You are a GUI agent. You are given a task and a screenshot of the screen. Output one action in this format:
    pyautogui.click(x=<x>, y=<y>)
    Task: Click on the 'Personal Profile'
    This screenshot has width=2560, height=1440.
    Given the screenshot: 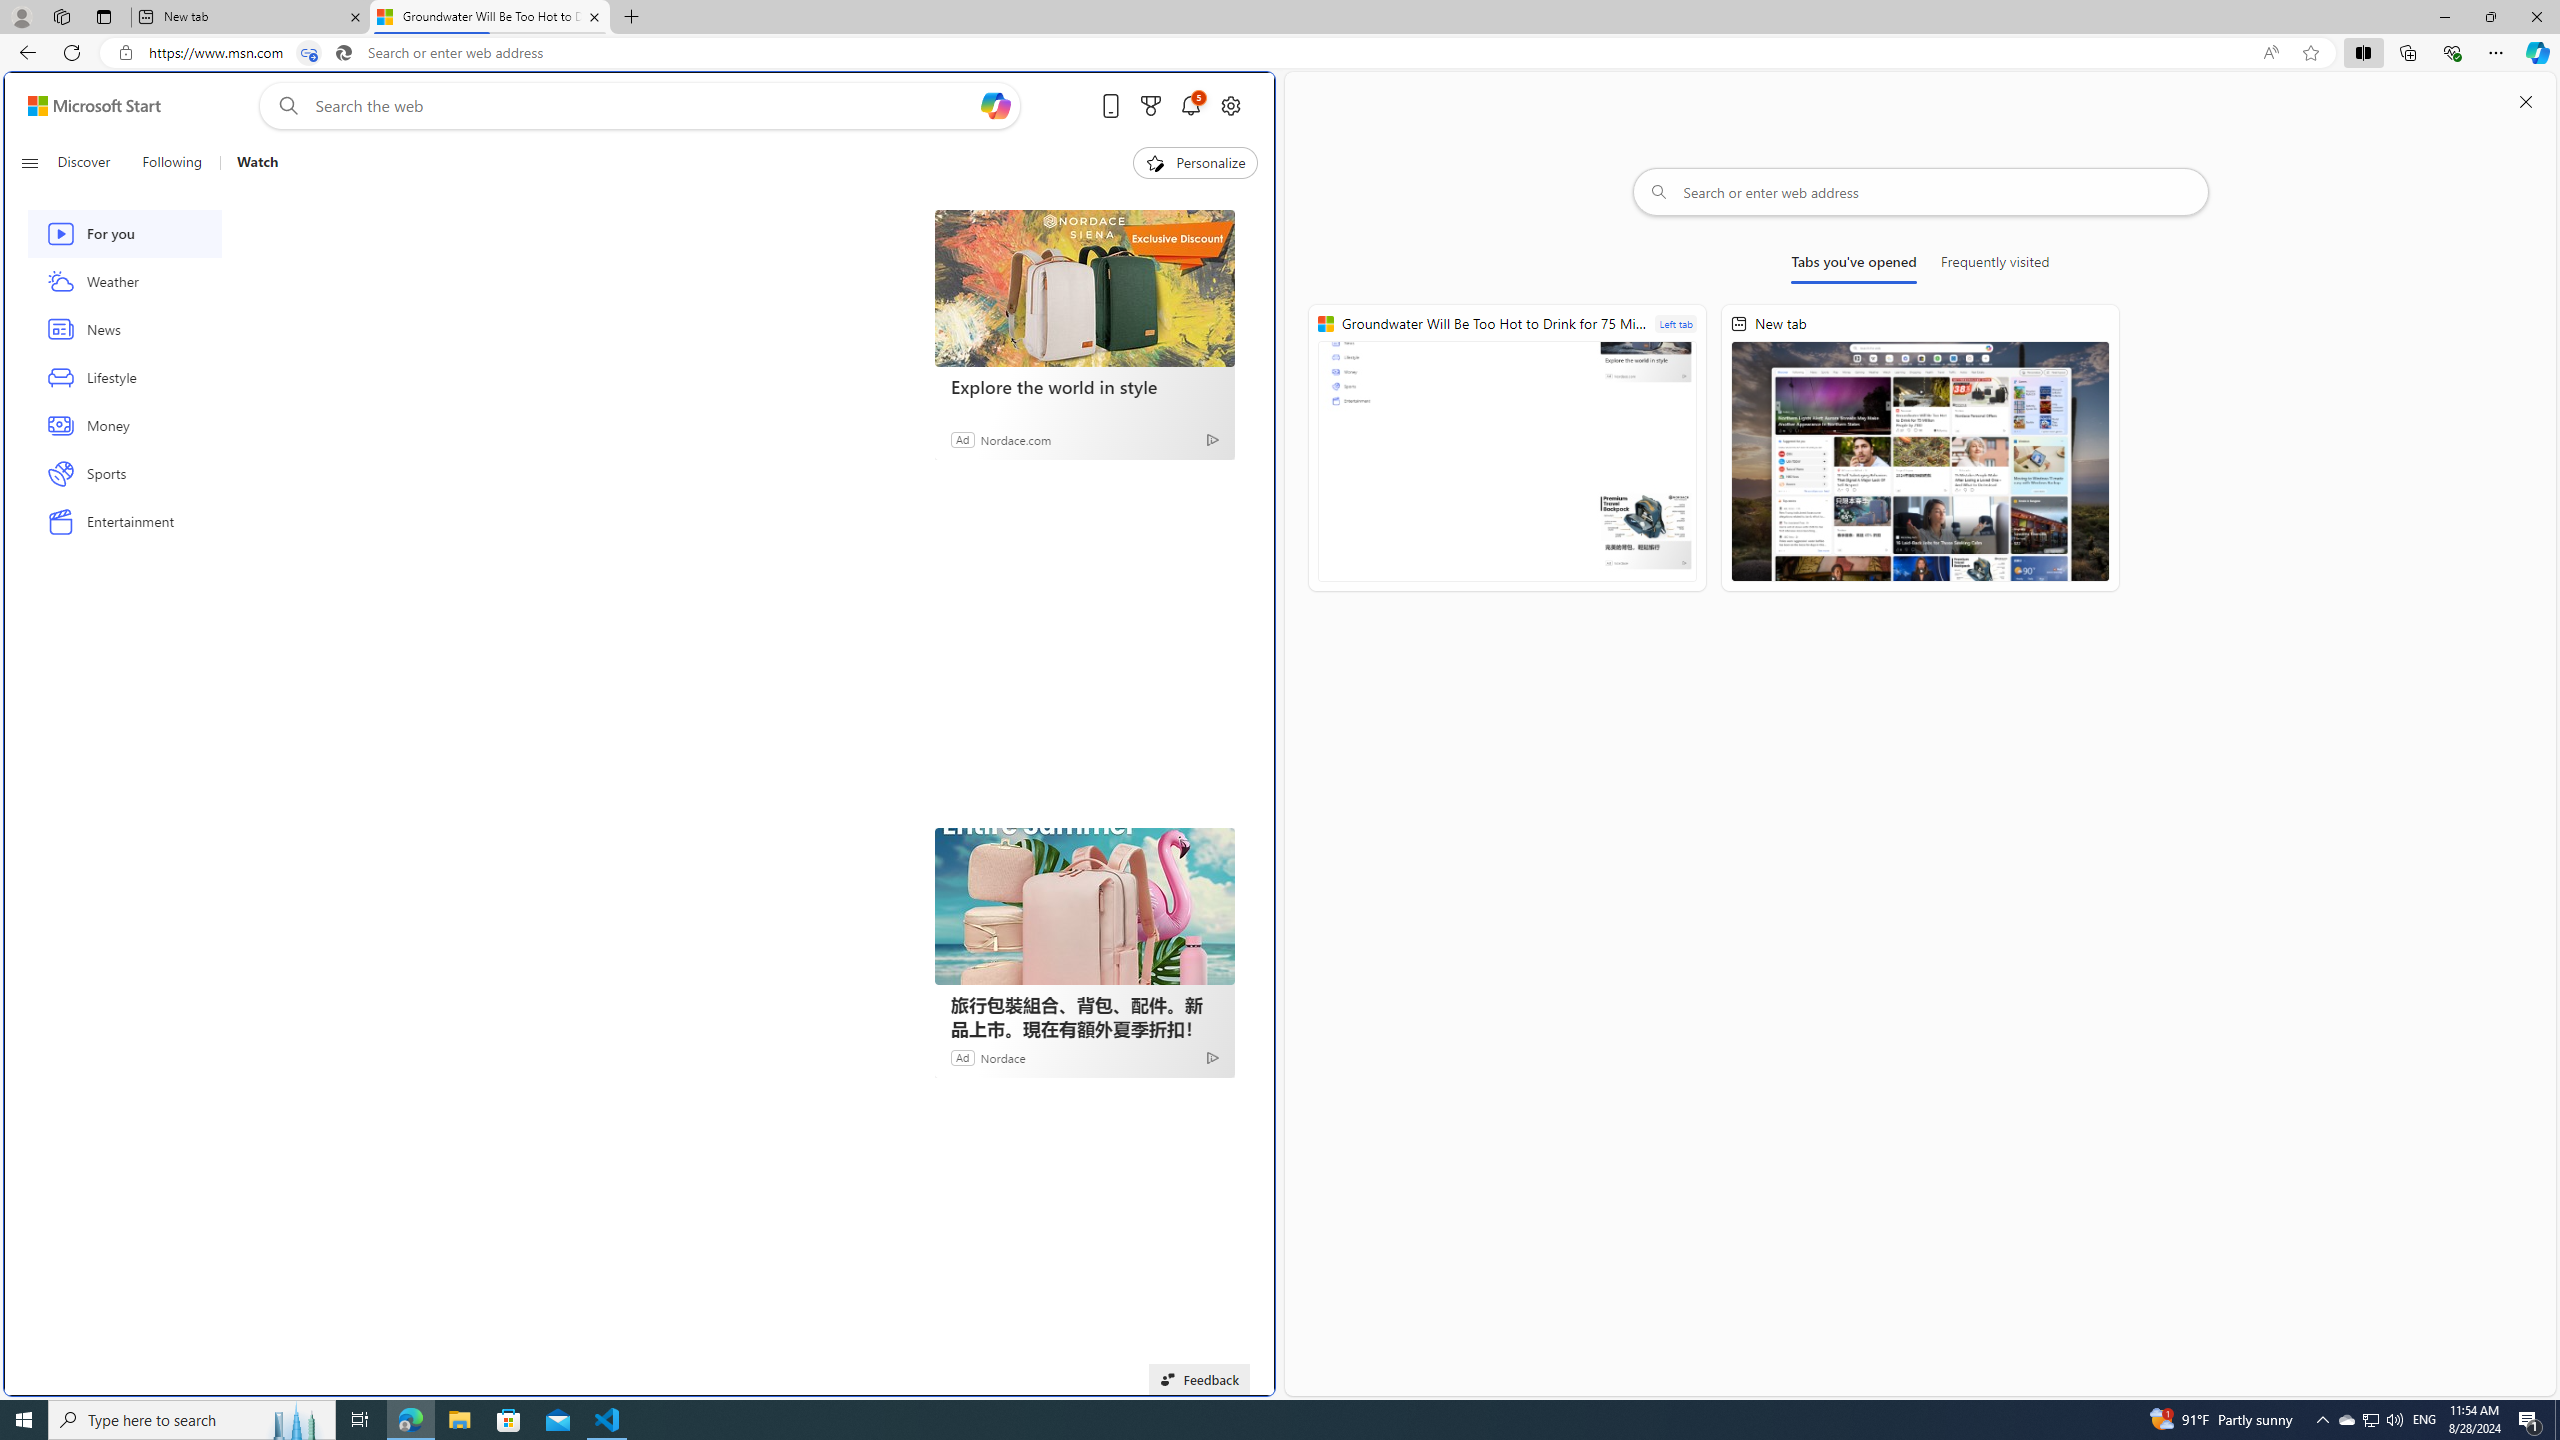 What is the action you would take?
    pyautogui.click(x=20, y=16)
    